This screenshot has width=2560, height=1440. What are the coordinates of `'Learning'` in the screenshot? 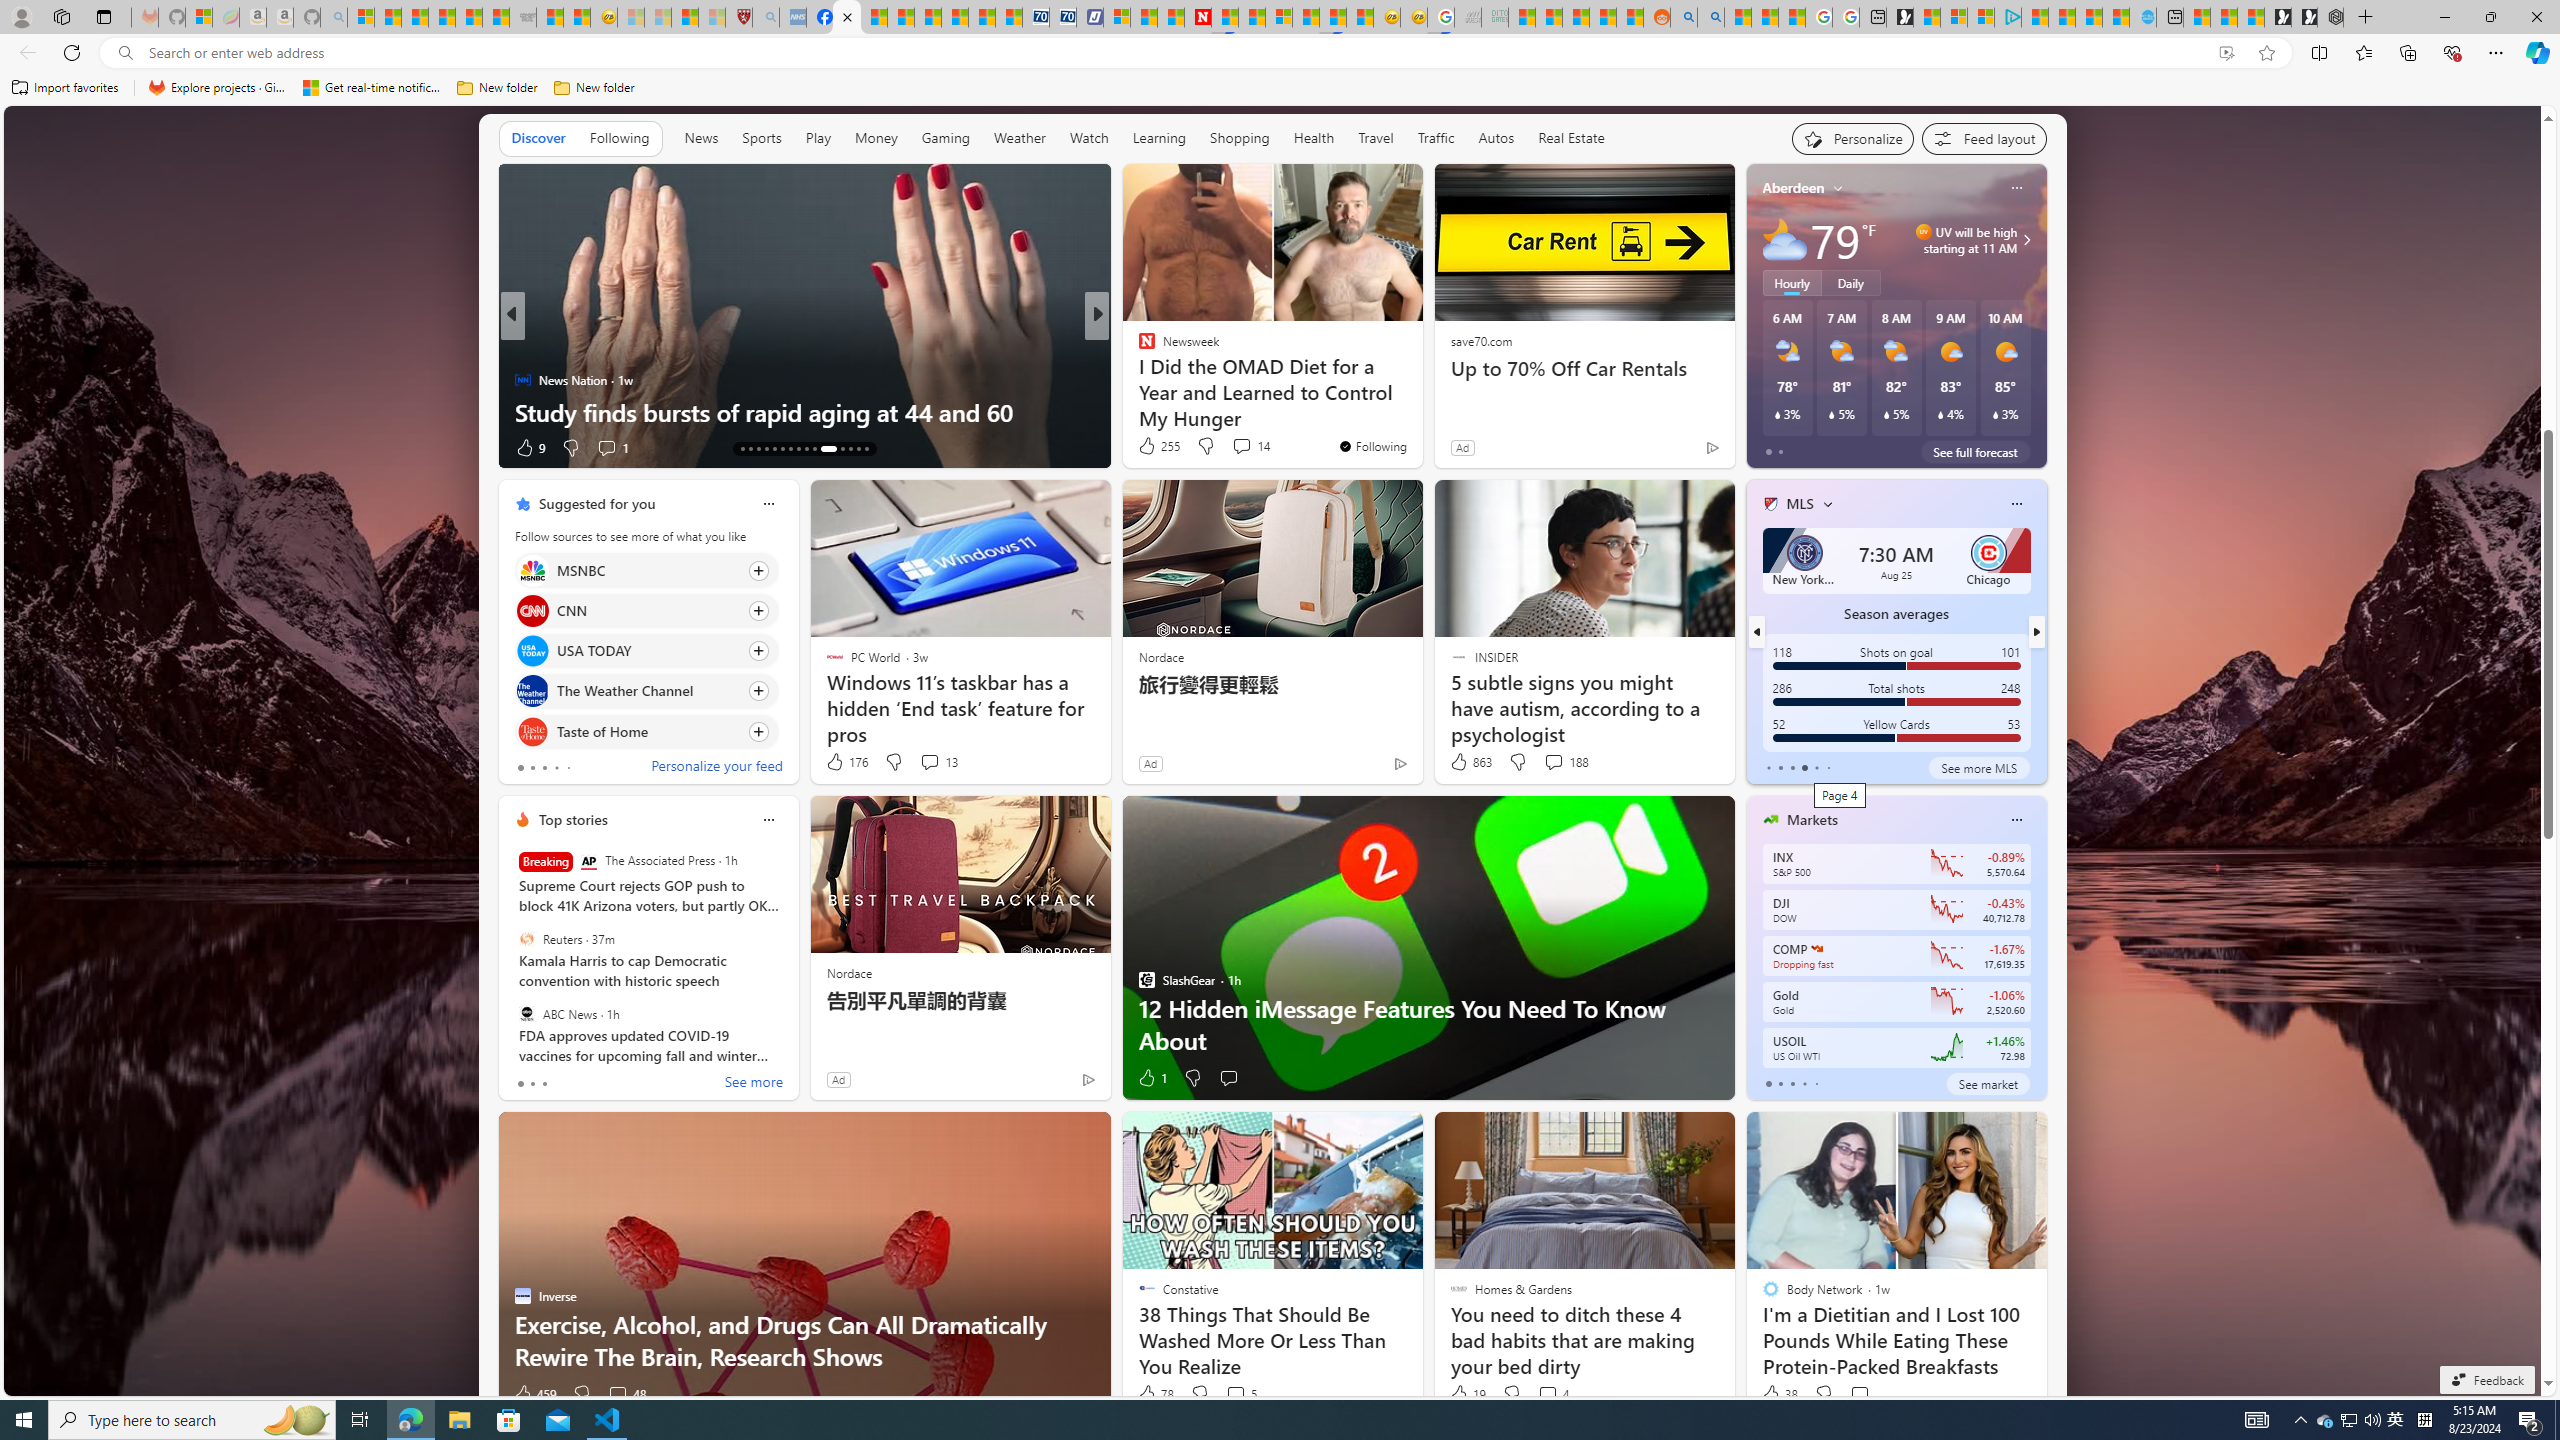 It's located at (1158, 138).